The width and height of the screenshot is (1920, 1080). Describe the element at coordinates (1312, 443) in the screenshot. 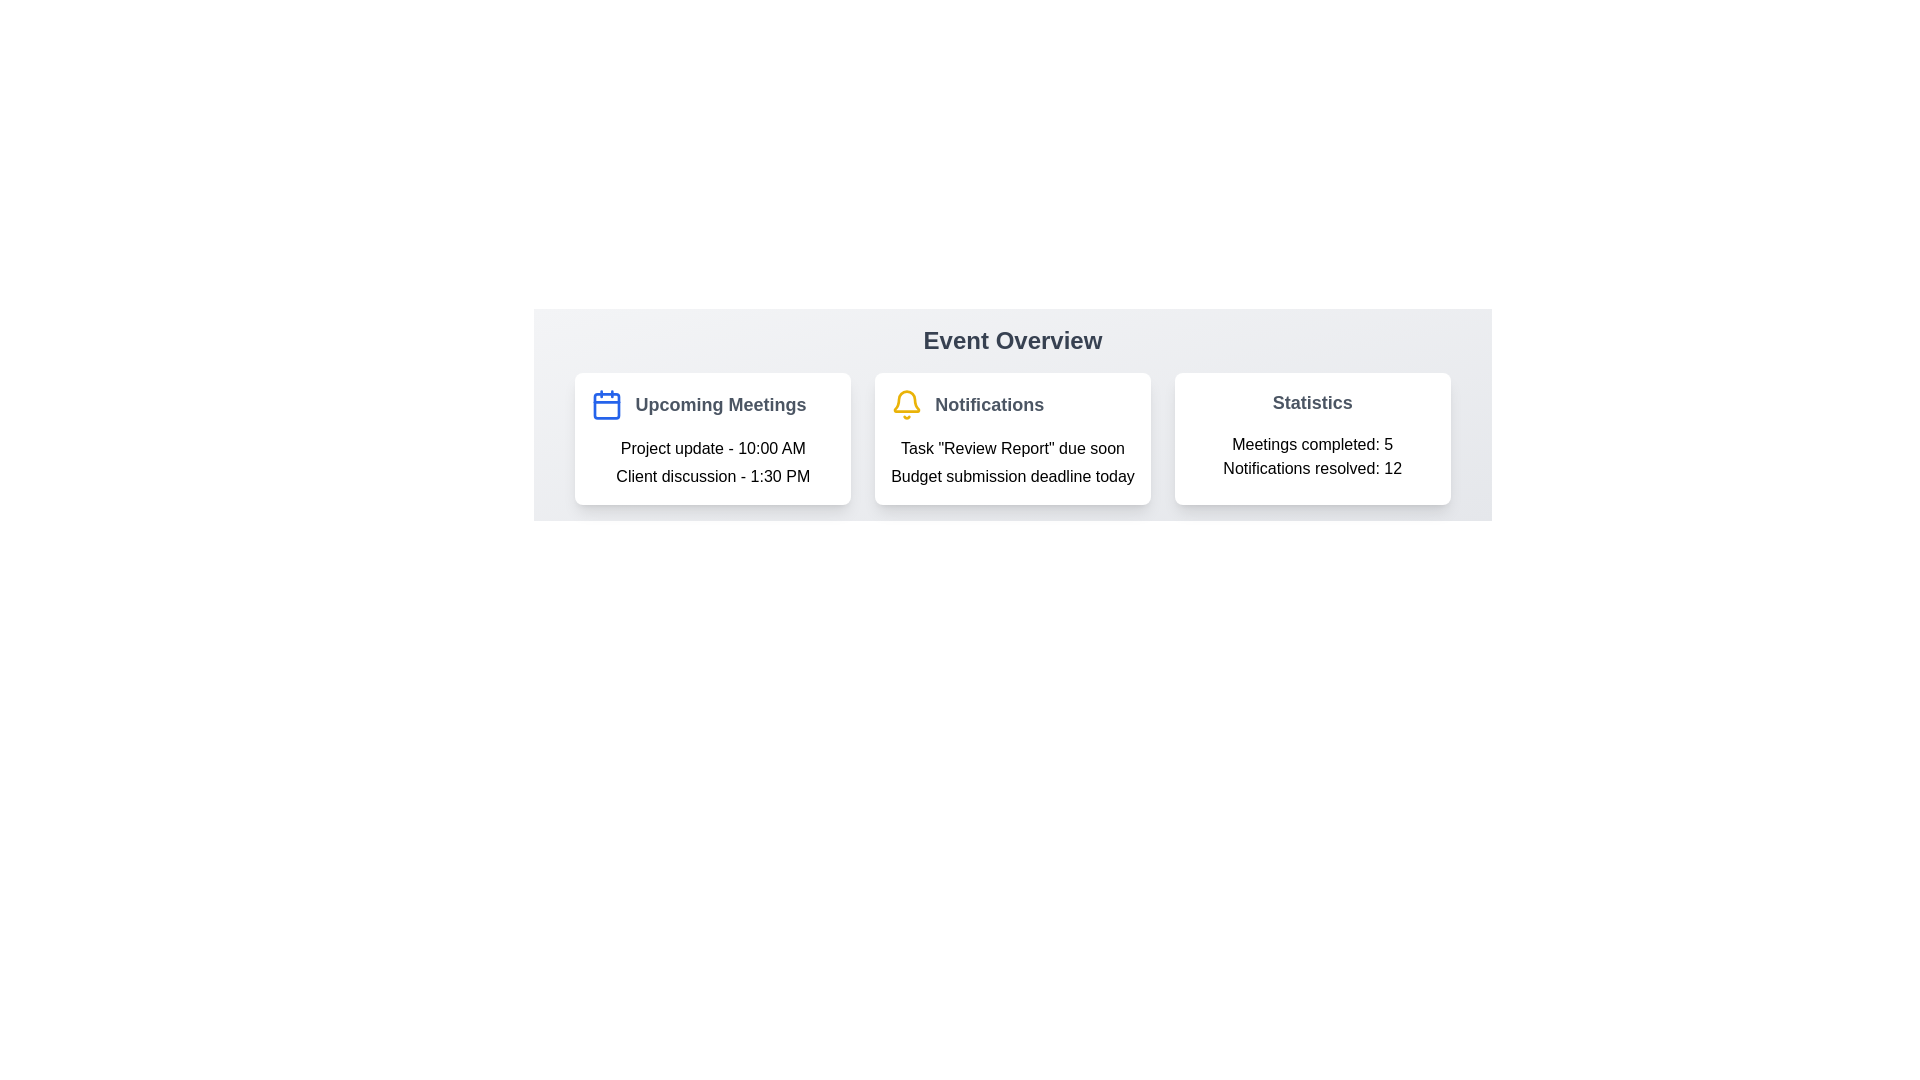

I see `static text displaying the number of meetings completed, located in the statistics card labeled 'Statistics', positioned below the header and above 'Notifications resolved: 12'` at that location.